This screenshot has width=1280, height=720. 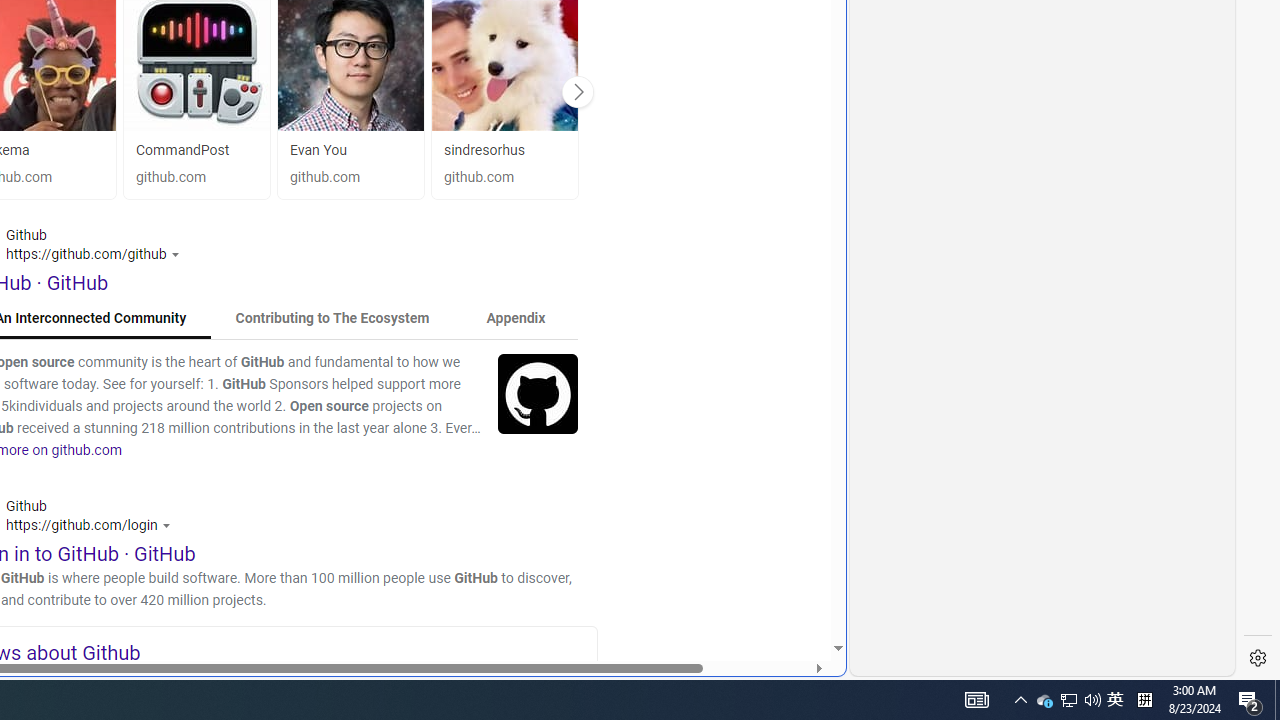 What do you see at coordinates (484, 149) in the screenshot?
I see `'sindresorhus'` at bounding box center [484, 149].